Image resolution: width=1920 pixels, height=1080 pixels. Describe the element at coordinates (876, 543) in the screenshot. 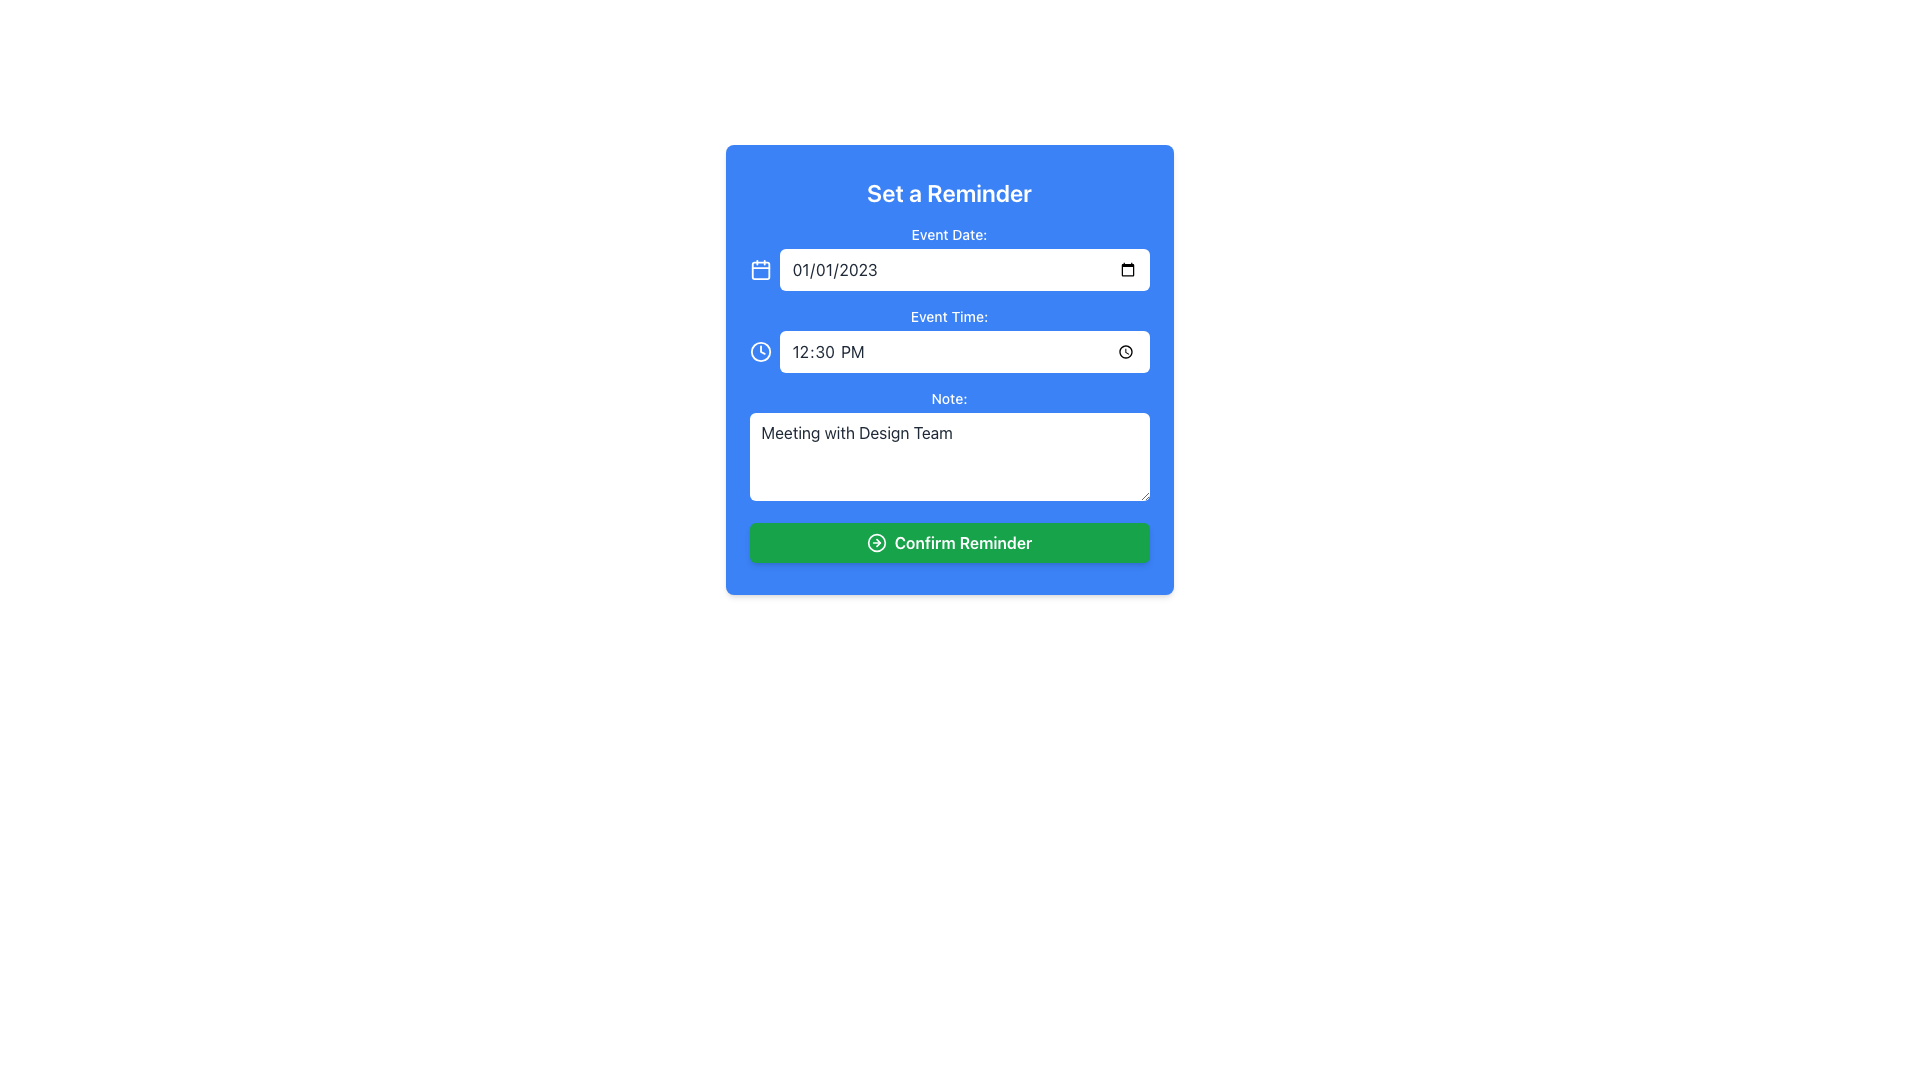

I see `the circular icon with a right-pointing arrow located within the 'Confirm Reminder' button, which is at the bottom of a card-like component` at that location.